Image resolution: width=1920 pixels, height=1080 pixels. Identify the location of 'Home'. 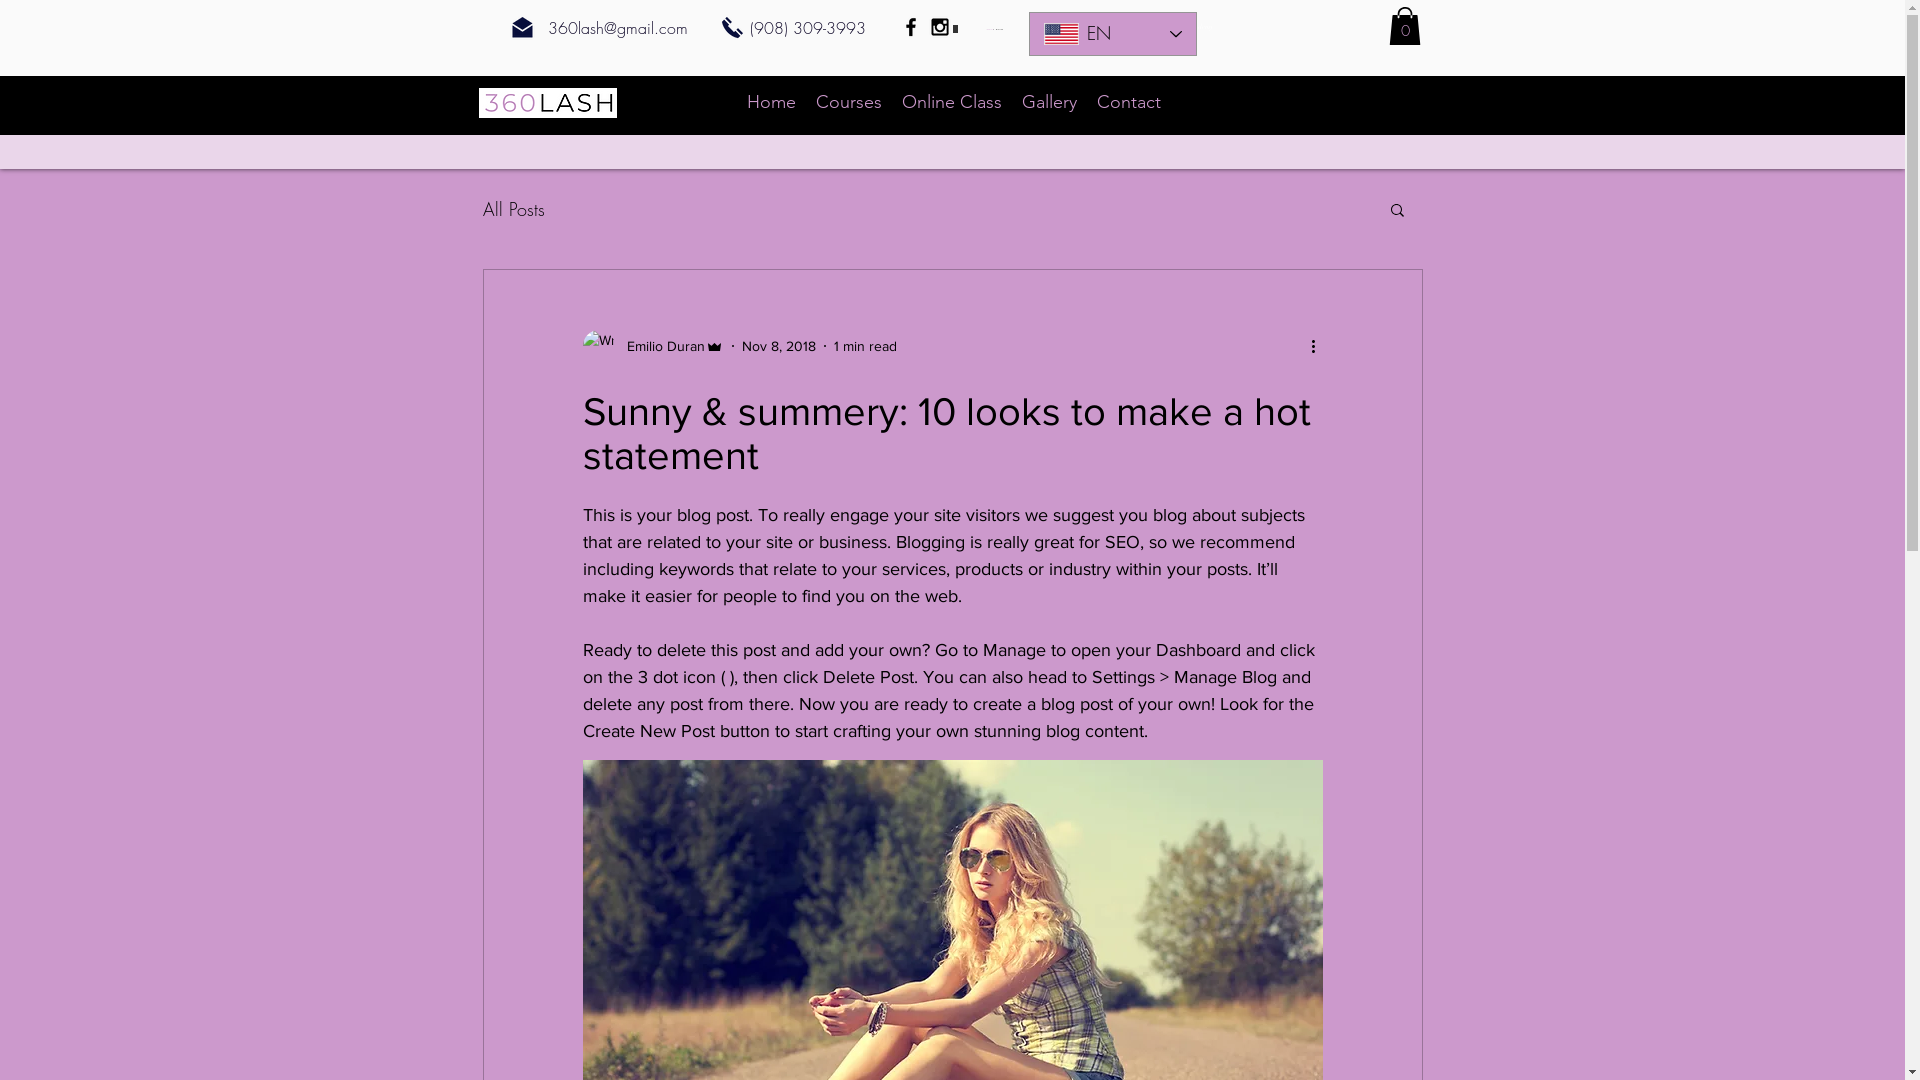
(769, 101).